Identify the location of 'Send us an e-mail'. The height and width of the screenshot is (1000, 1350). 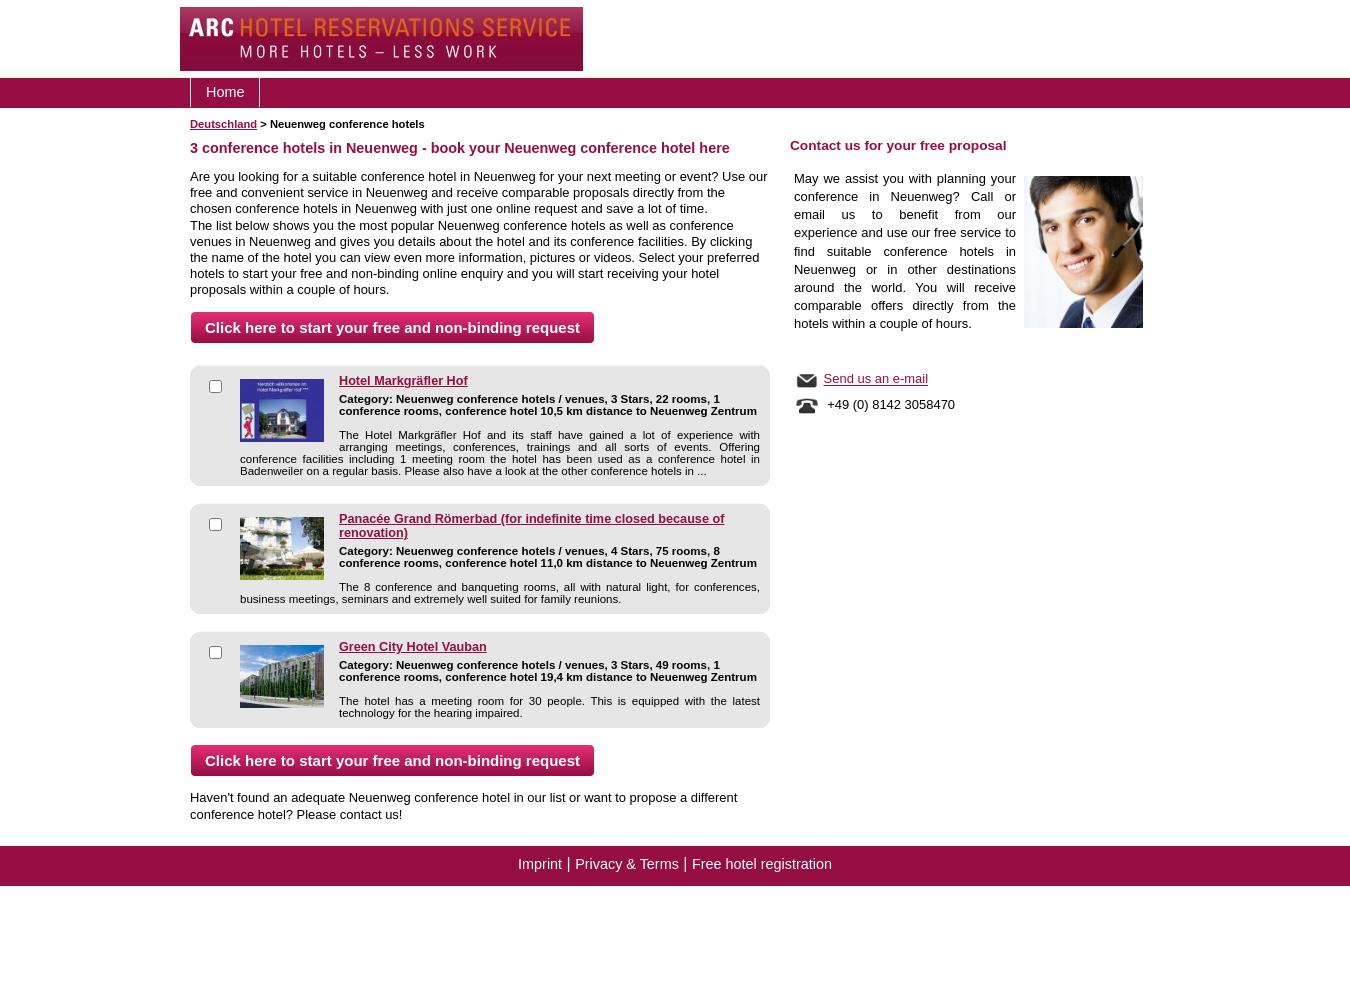
(875, 378).